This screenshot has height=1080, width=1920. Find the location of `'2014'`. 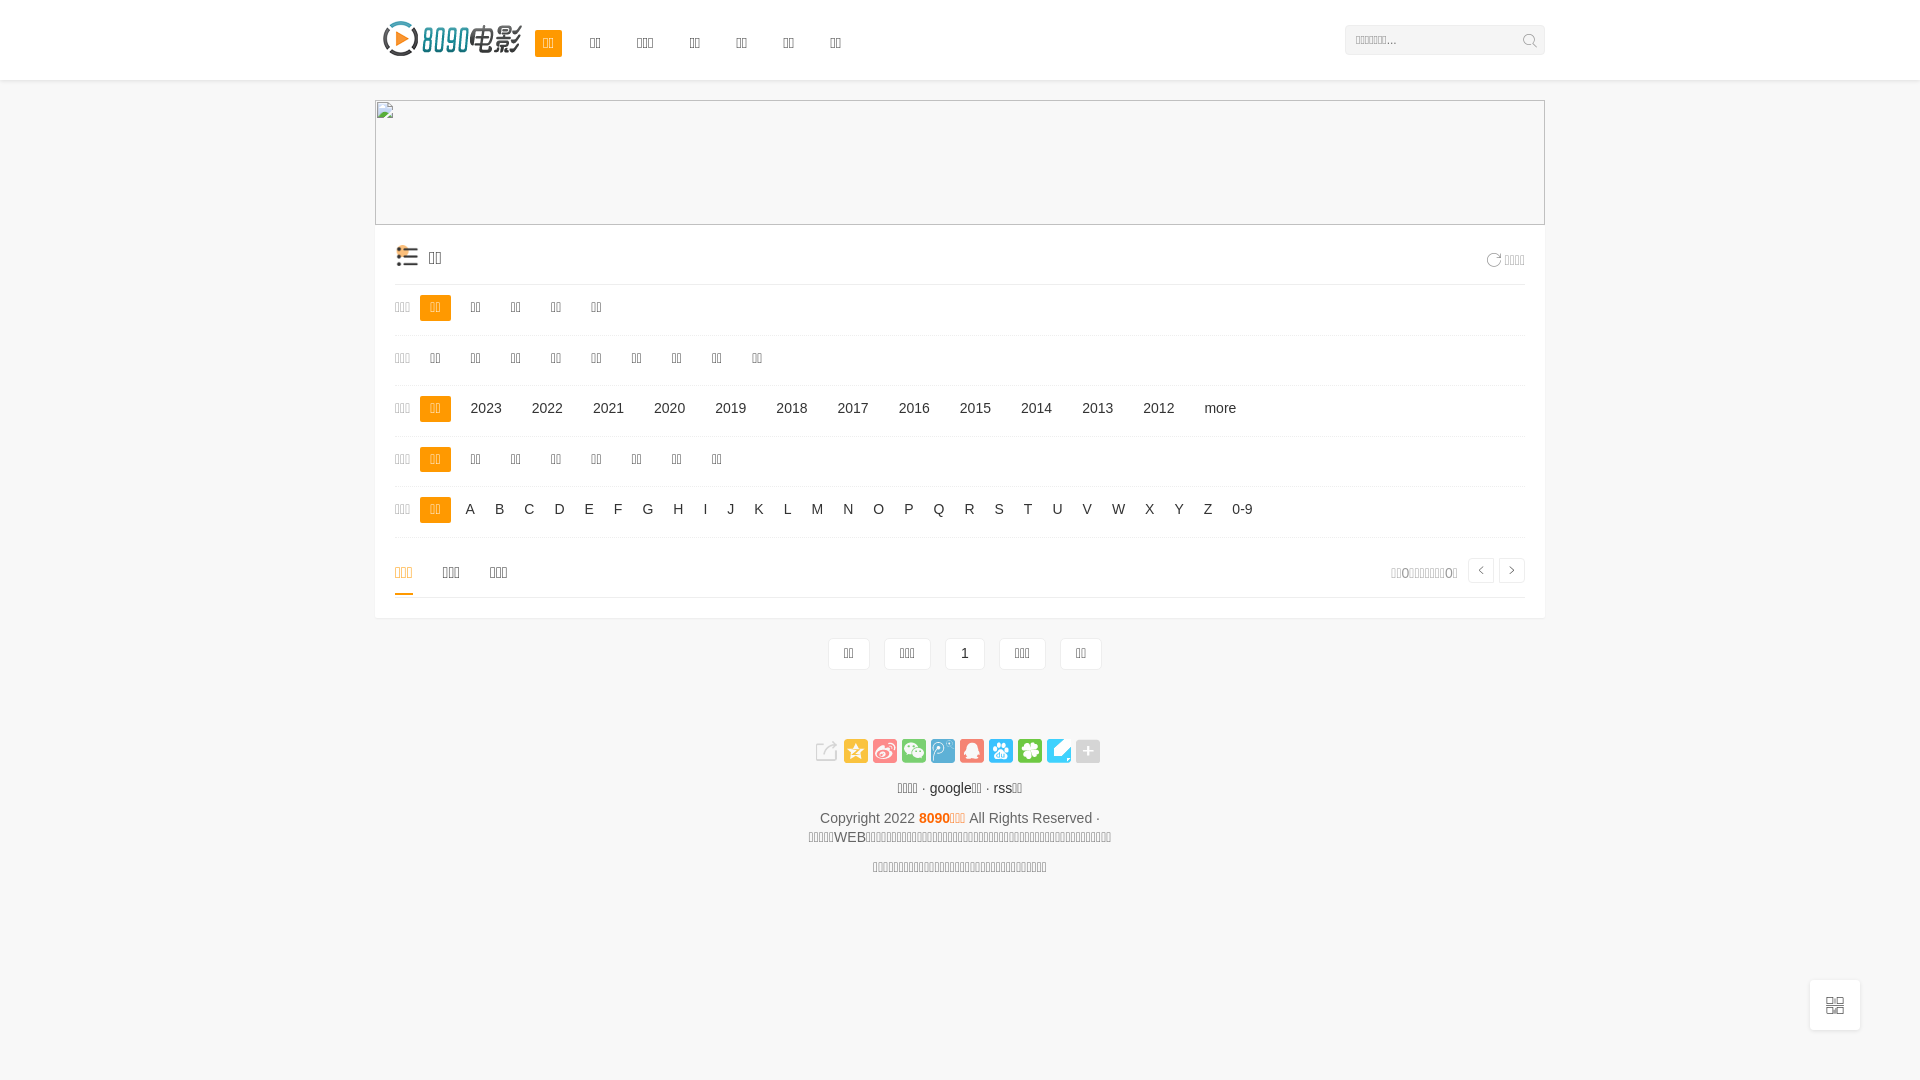

'2014' is located at coordinates (1036, 407).